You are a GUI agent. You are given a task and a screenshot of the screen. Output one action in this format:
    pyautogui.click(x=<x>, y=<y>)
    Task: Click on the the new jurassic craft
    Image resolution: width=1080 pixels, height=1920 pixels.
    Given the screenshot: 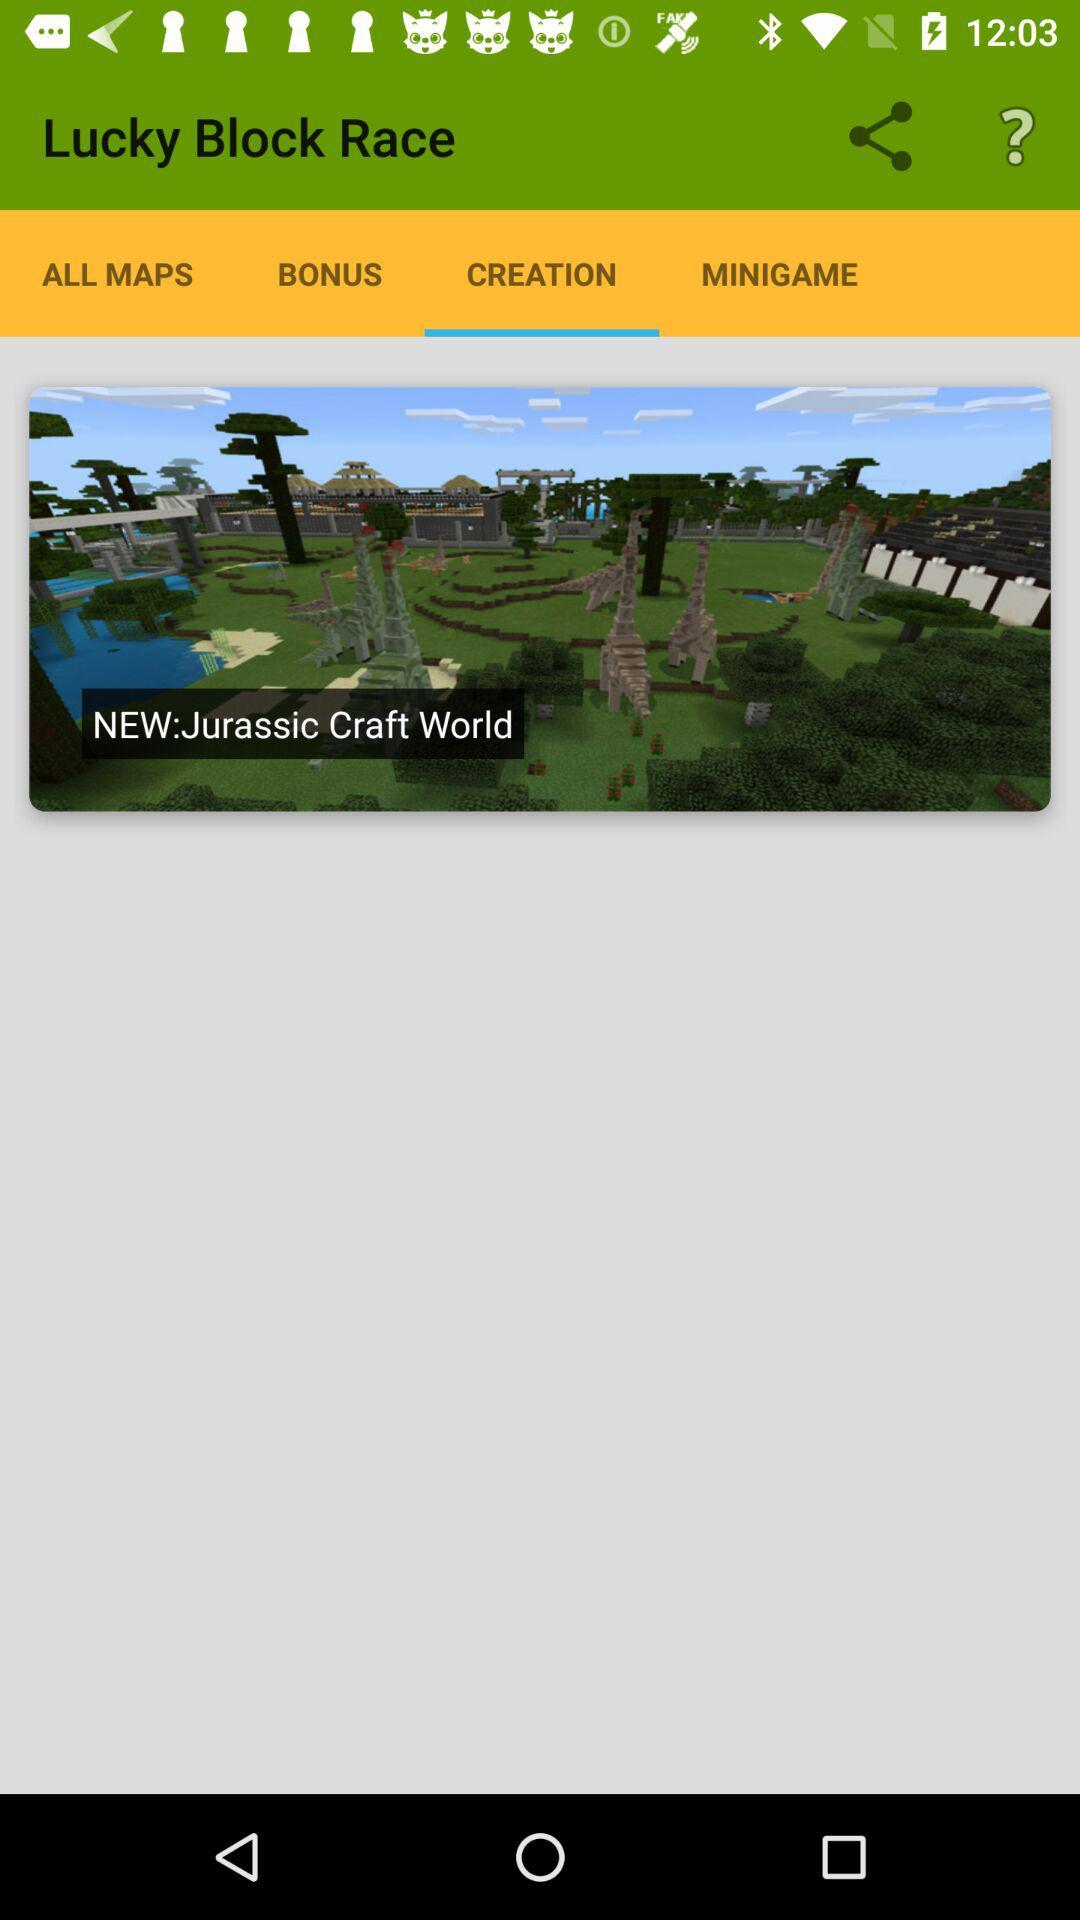 What is the action you would take?
    pyautogui.click(x=303, y=722)
    